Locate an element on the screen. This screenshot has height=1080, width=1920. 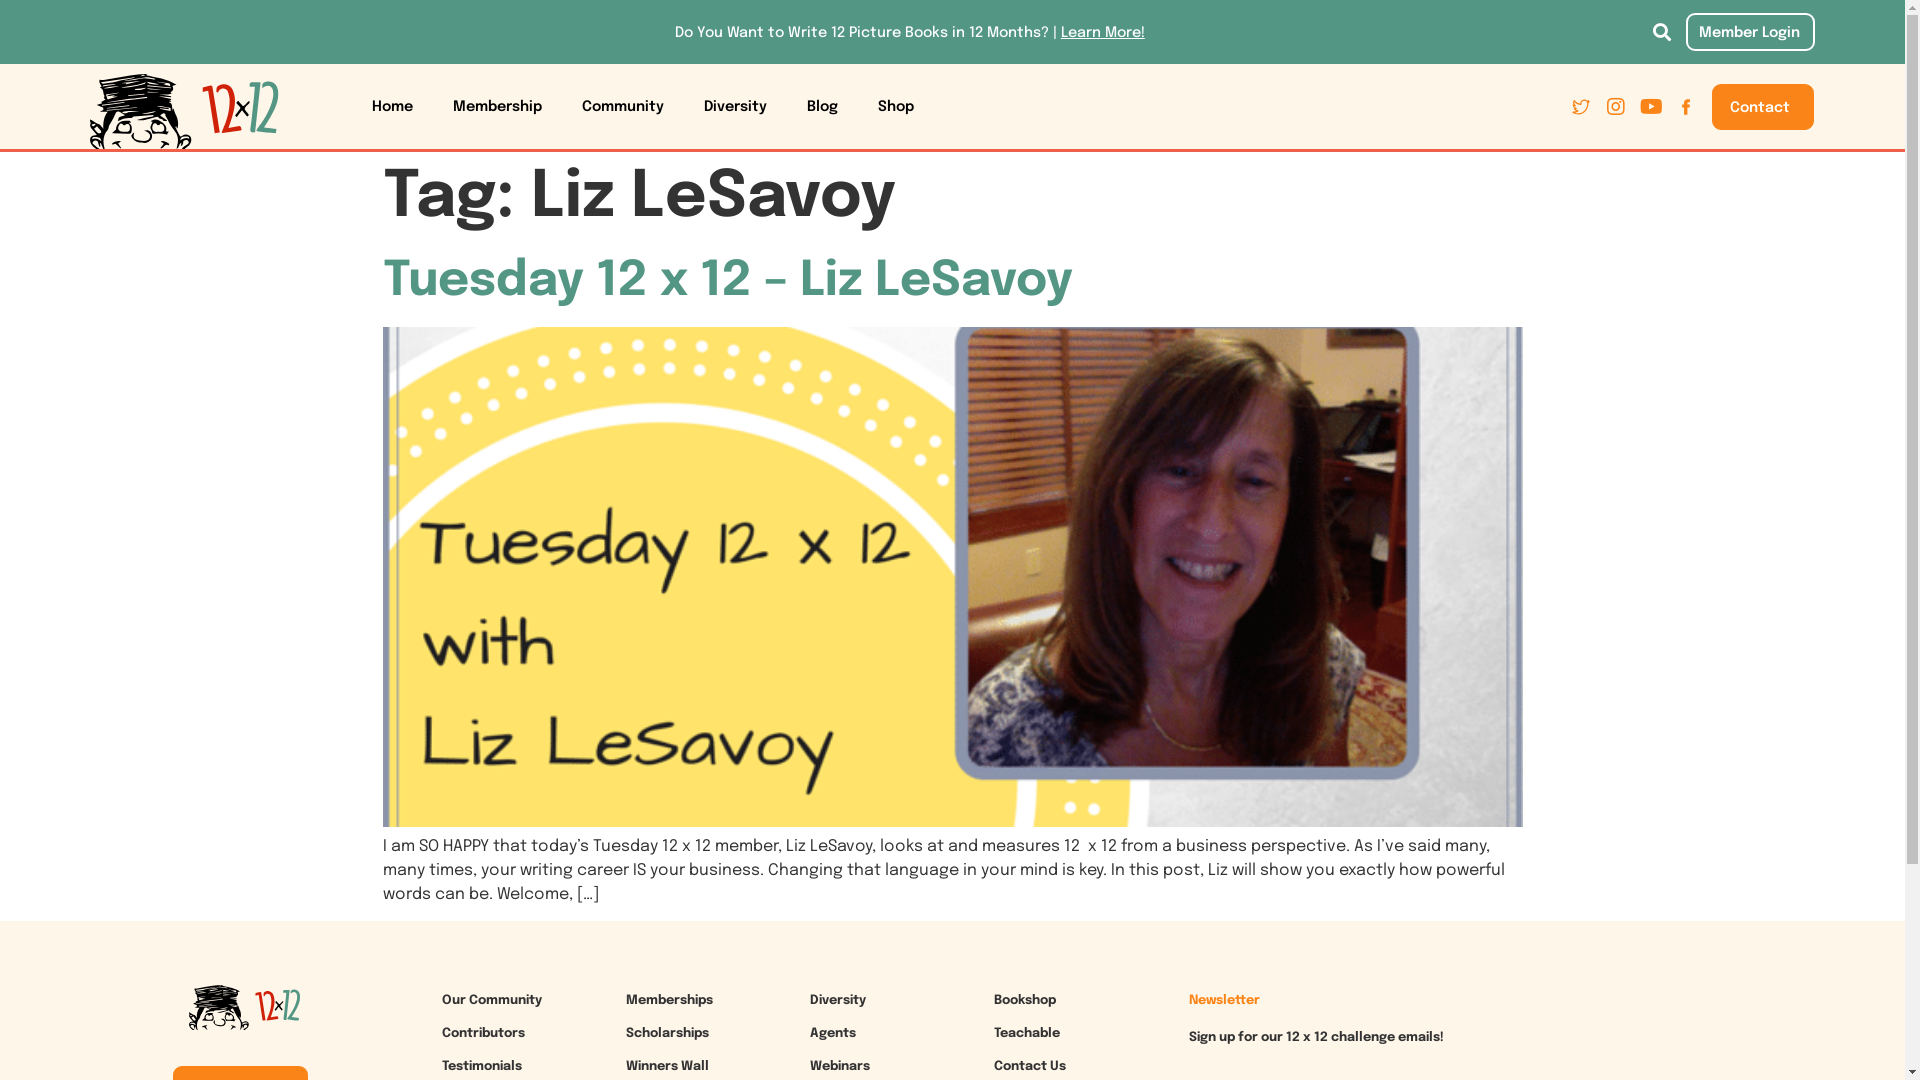
'More!' is located at coordinates (1123, 33).